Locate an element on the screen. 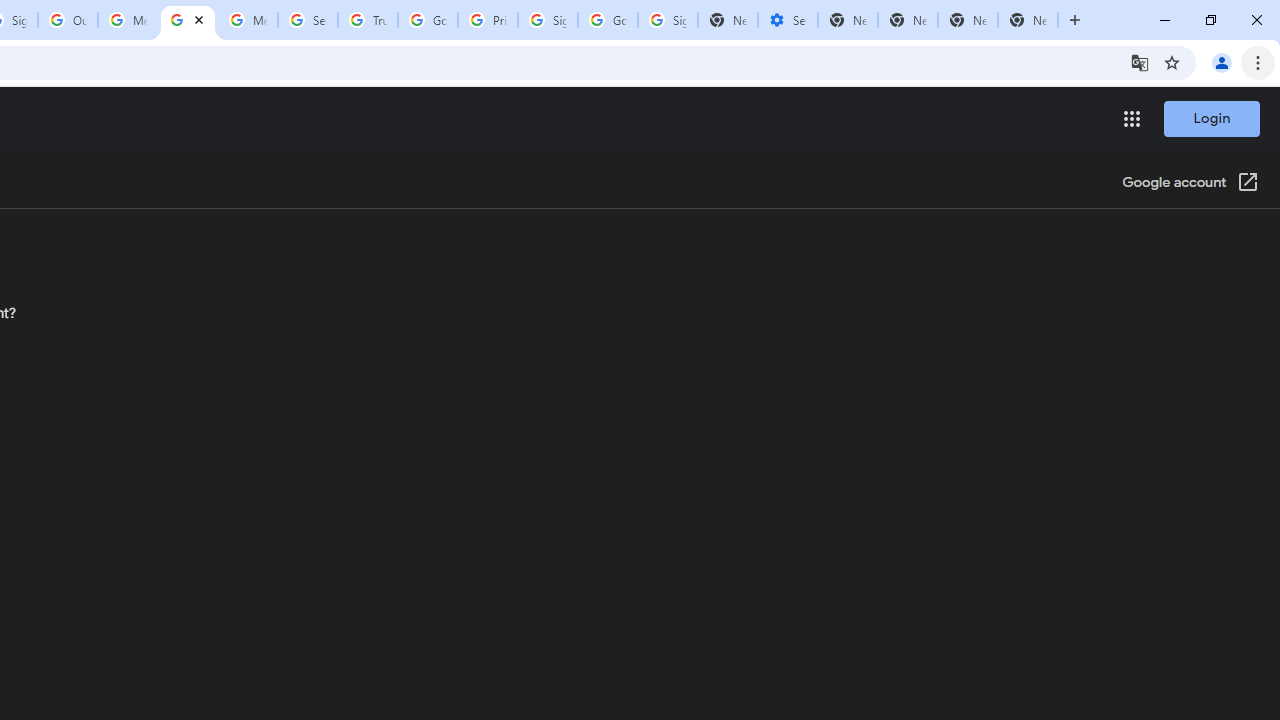 This screenshot has width=1280, height=720. 'Search our Doodle Library Collection - Google Doodles' is located at coordinates (306, 20).